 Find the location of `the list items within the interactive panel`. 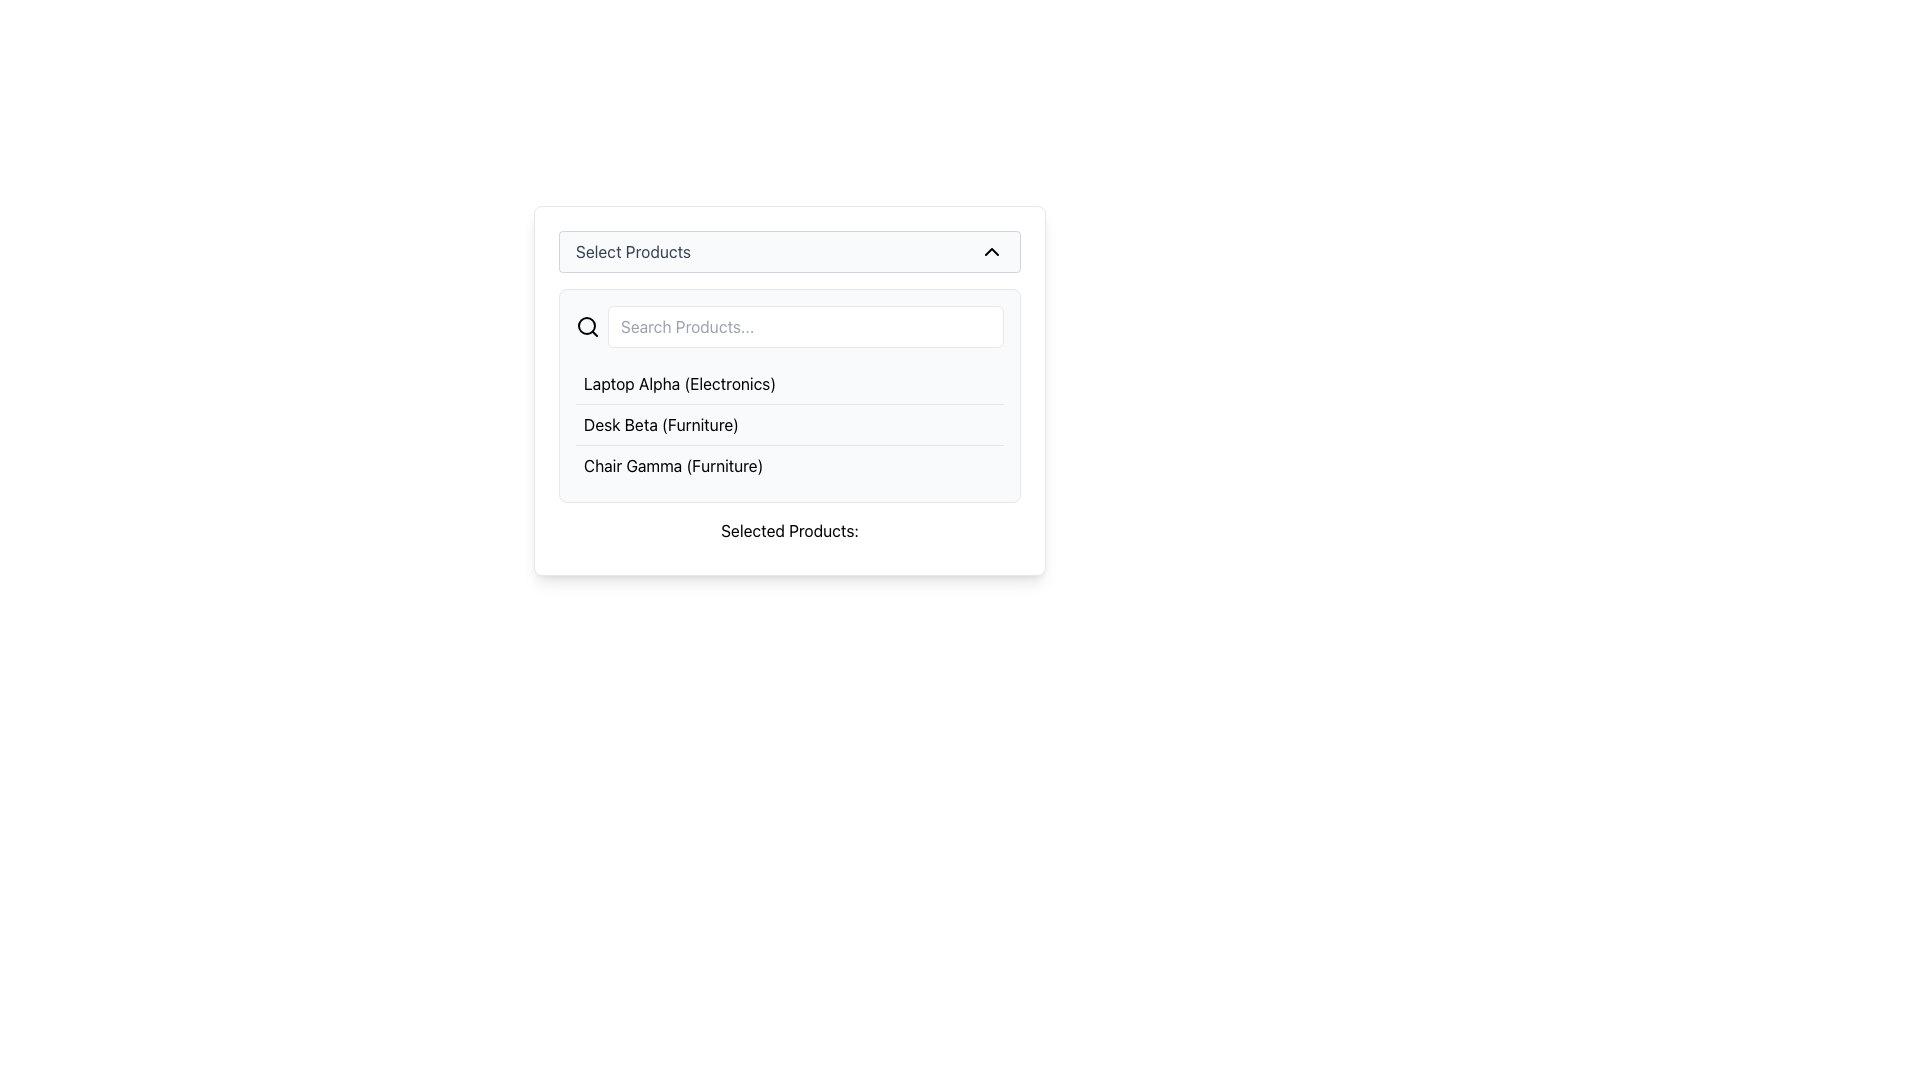

the list items within the interactive panel is located at coordinates (789, 390).